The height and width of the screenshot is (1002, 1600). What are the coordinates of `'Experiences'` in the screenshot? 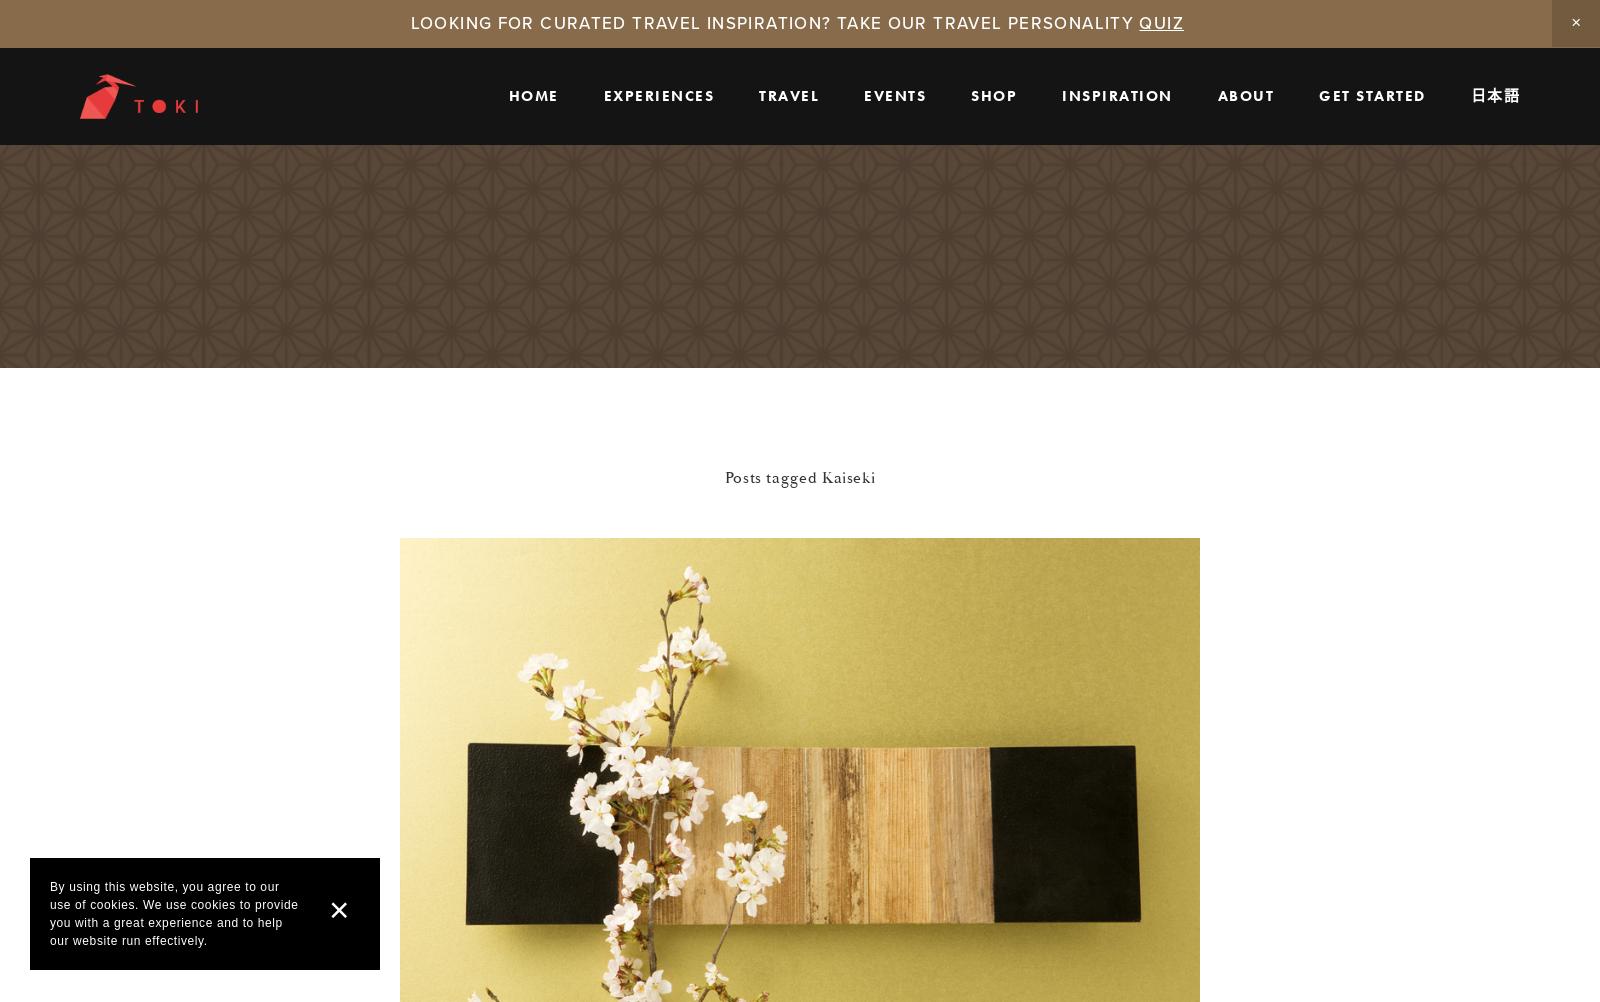 It's located at (603, 93).